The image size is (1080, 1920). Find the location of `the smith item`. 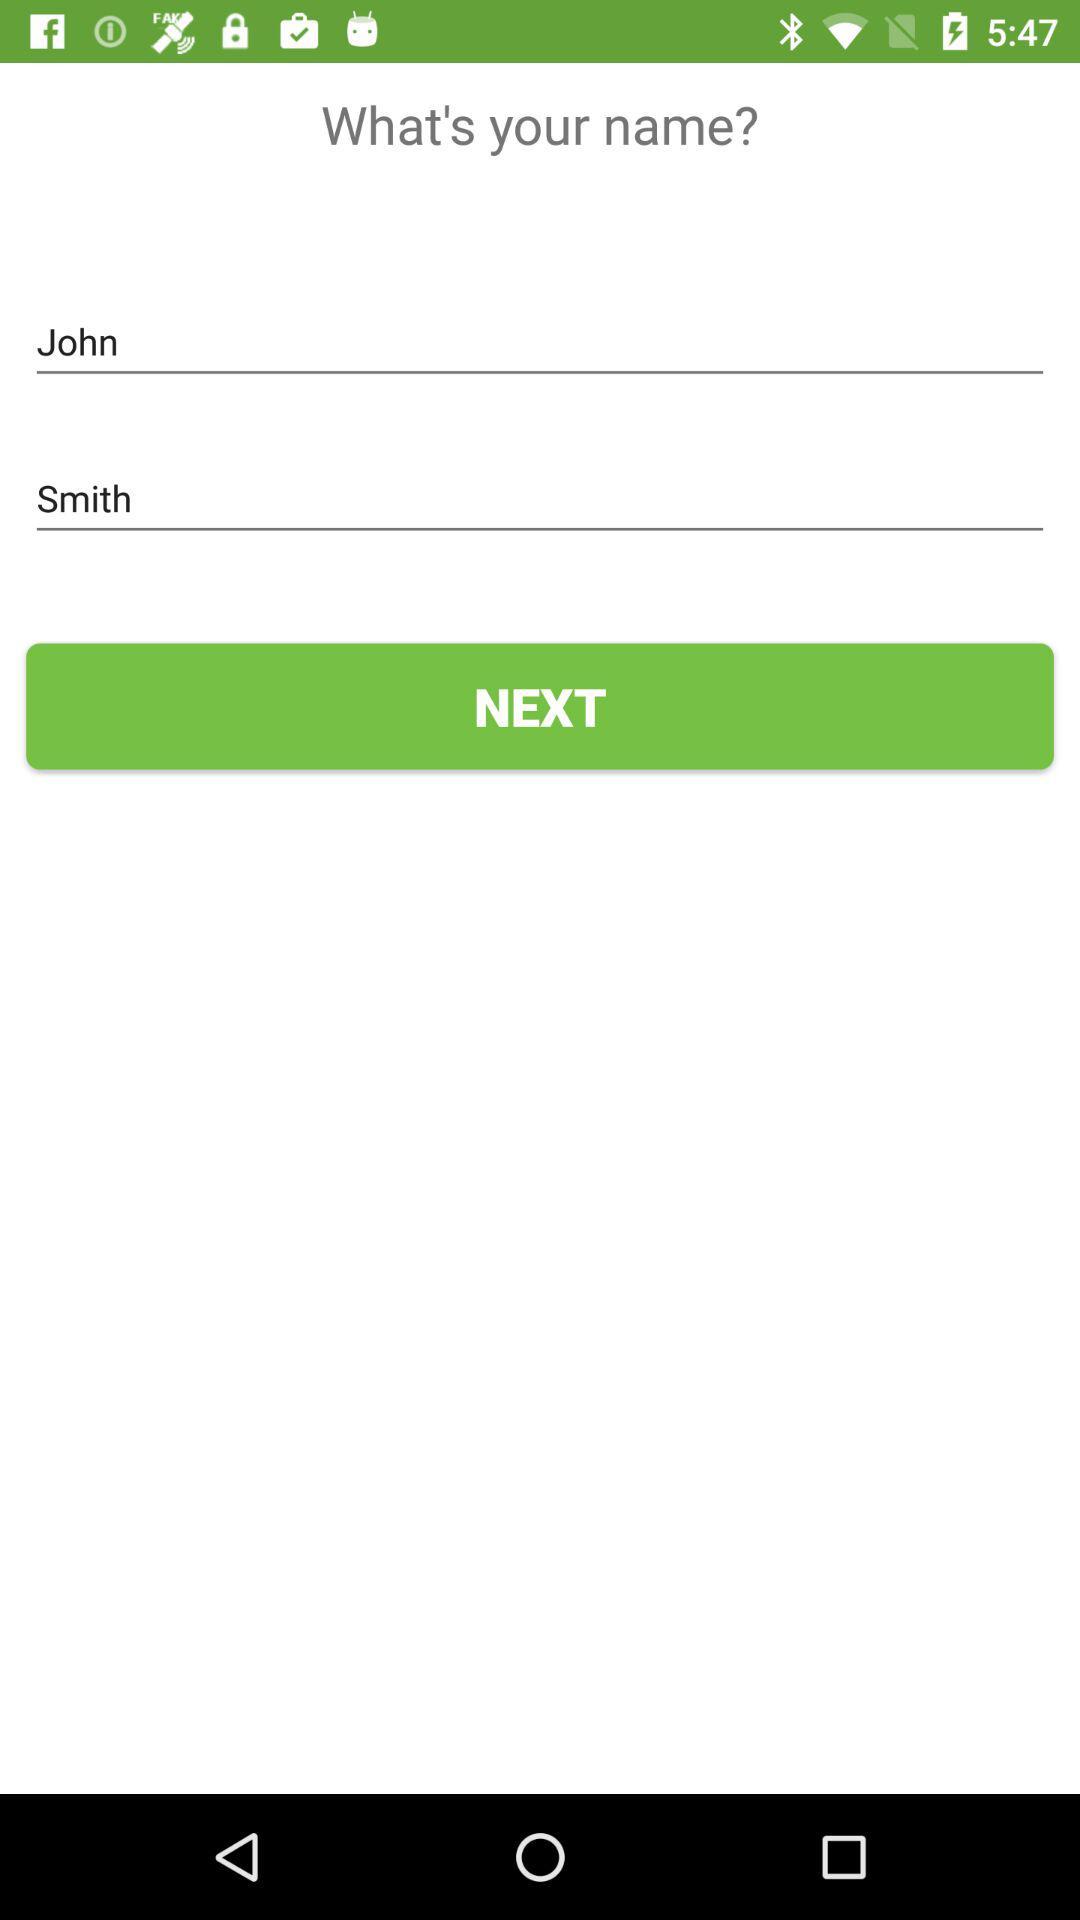

the smith item is located at coordinates (540, 499).